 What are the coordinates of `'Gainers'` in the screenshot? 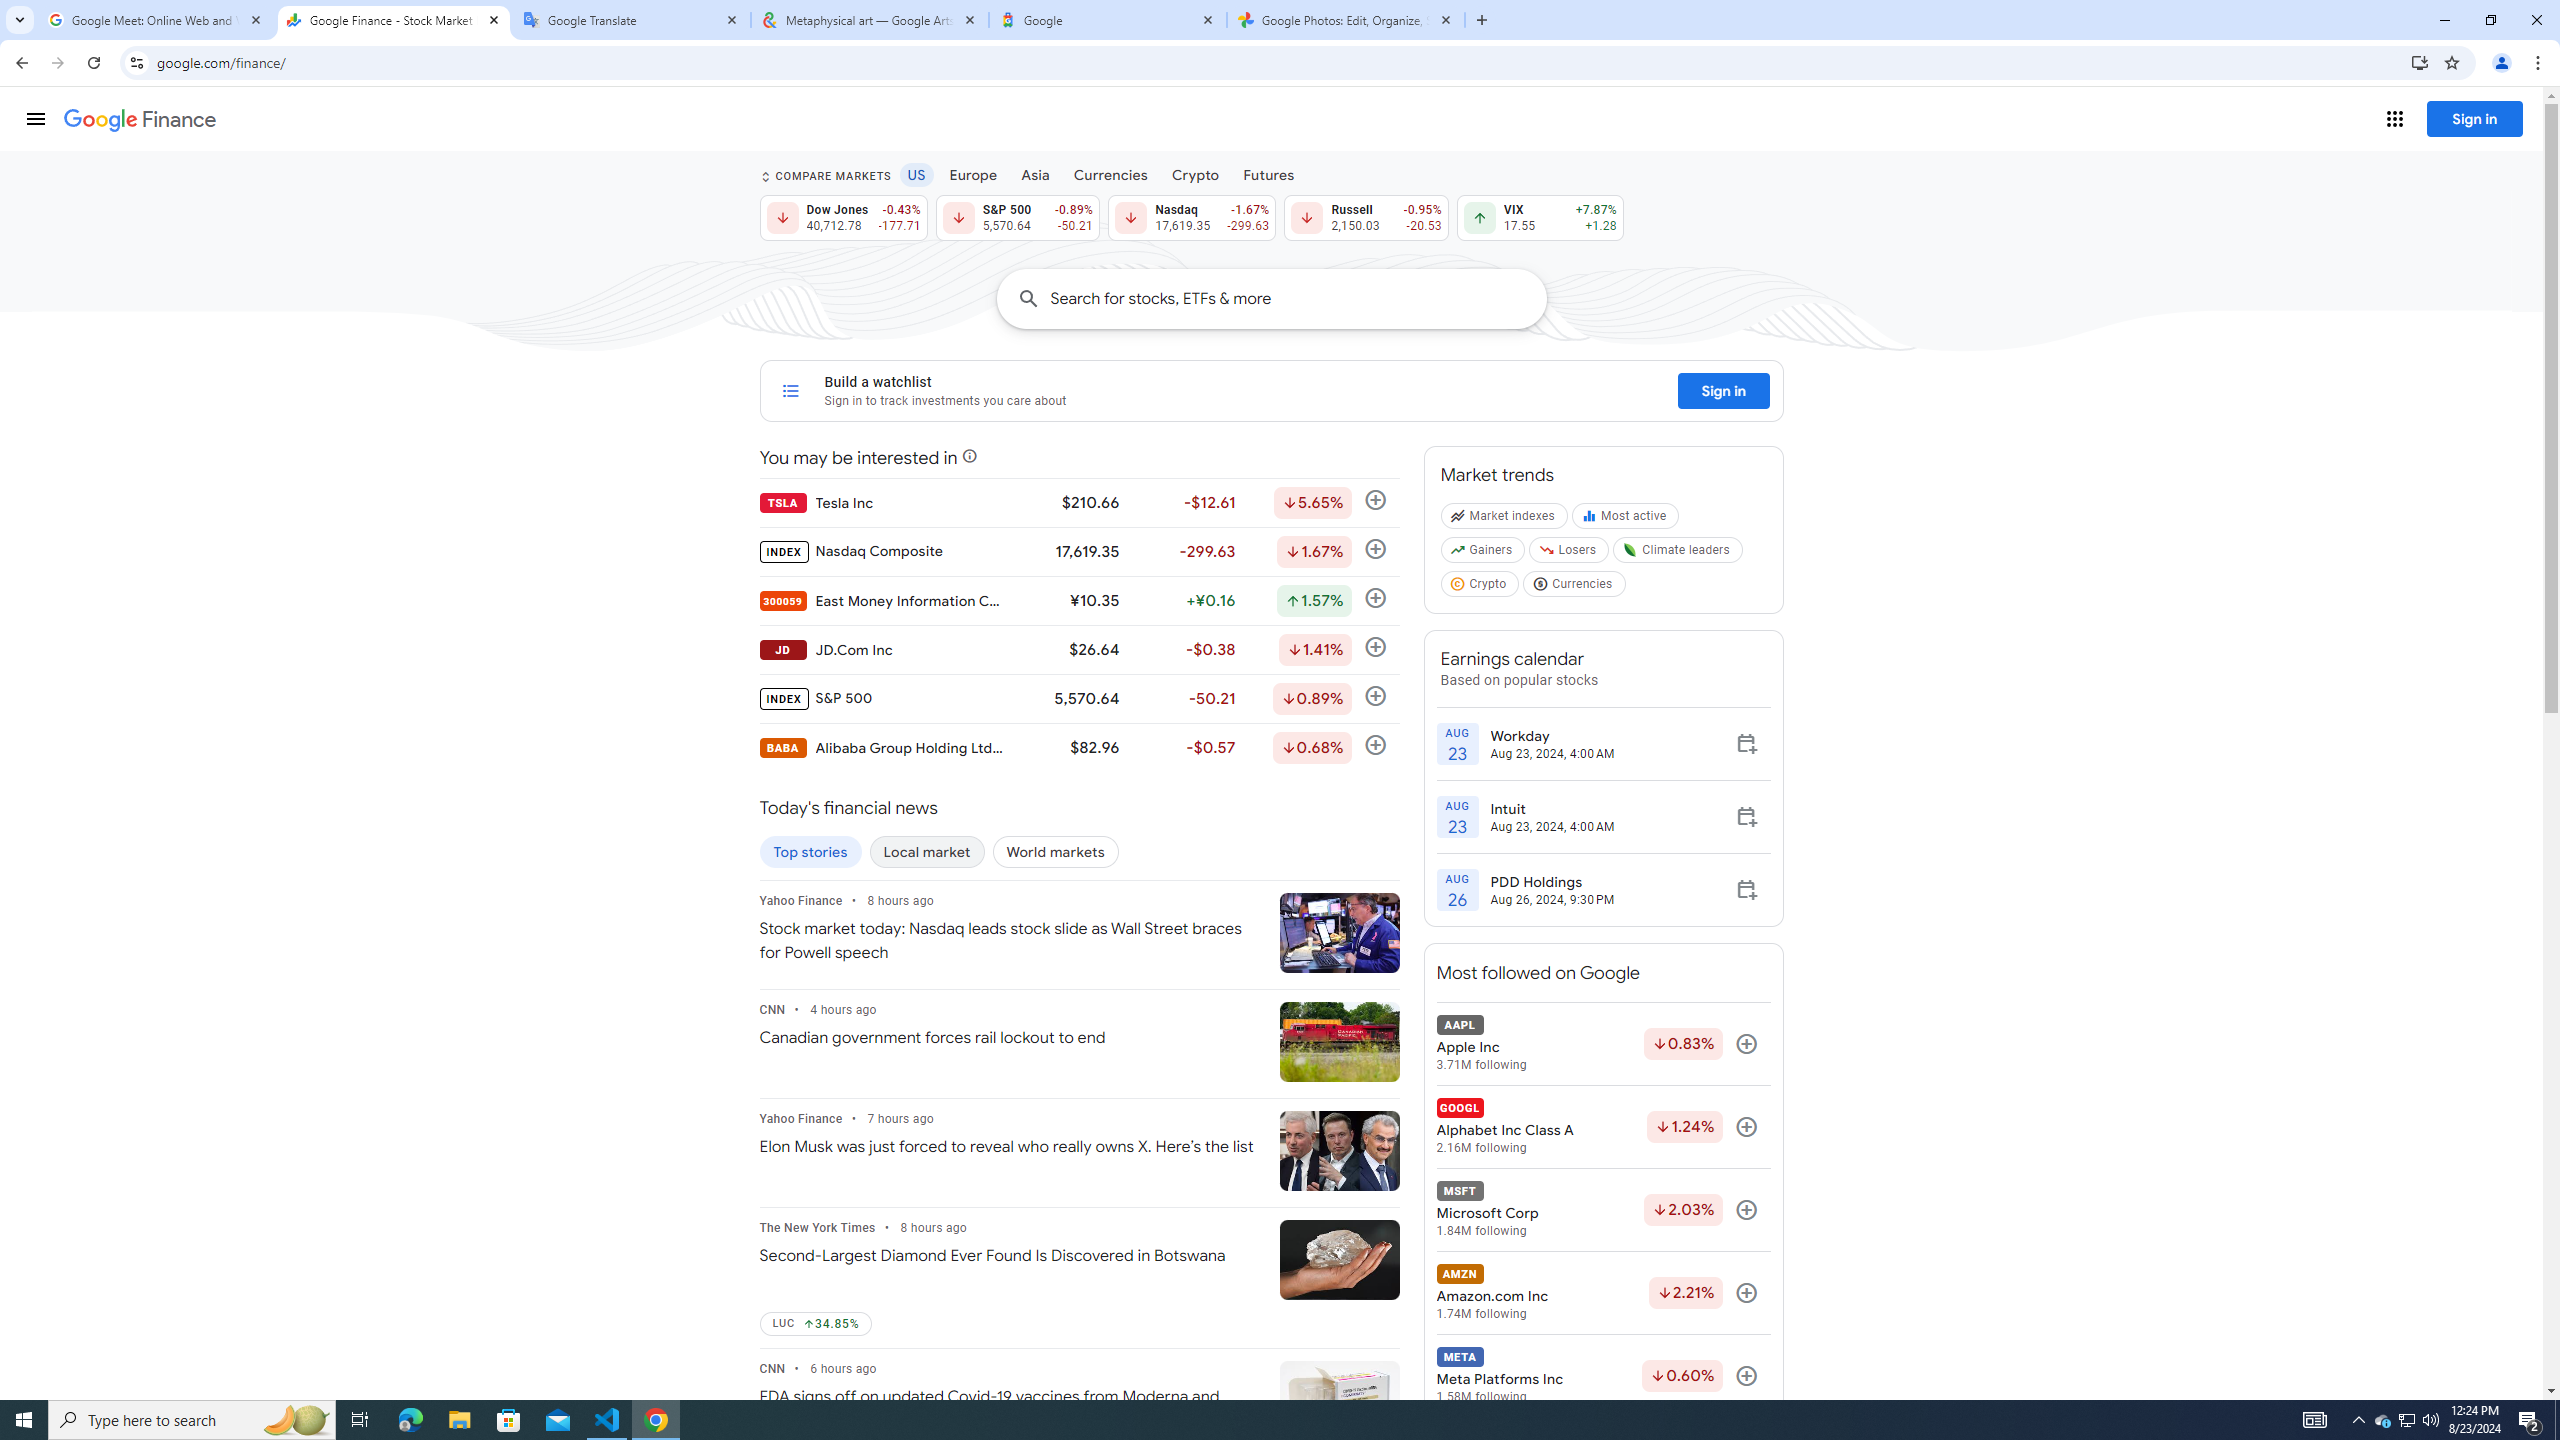 It's located at (1483, 554).